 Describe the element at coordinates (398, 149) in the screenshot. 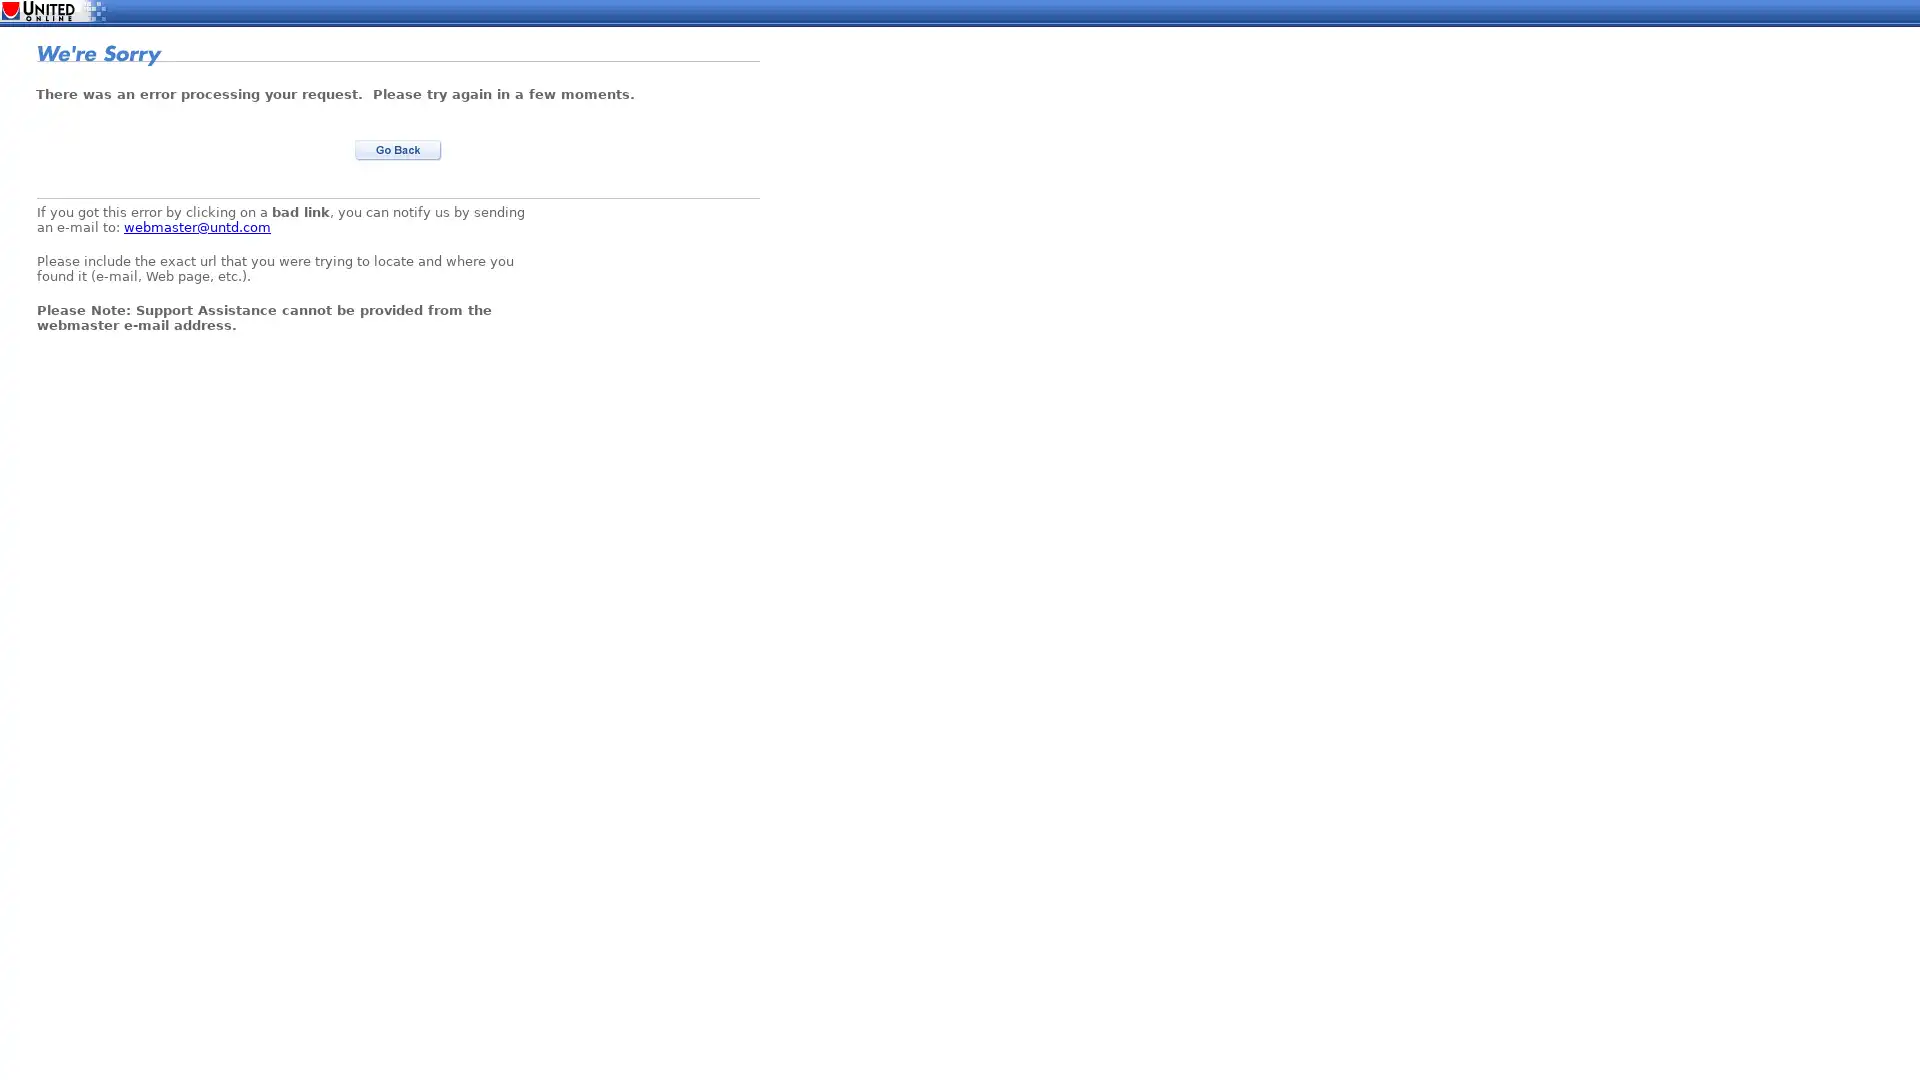

I see `Submit` at that location.